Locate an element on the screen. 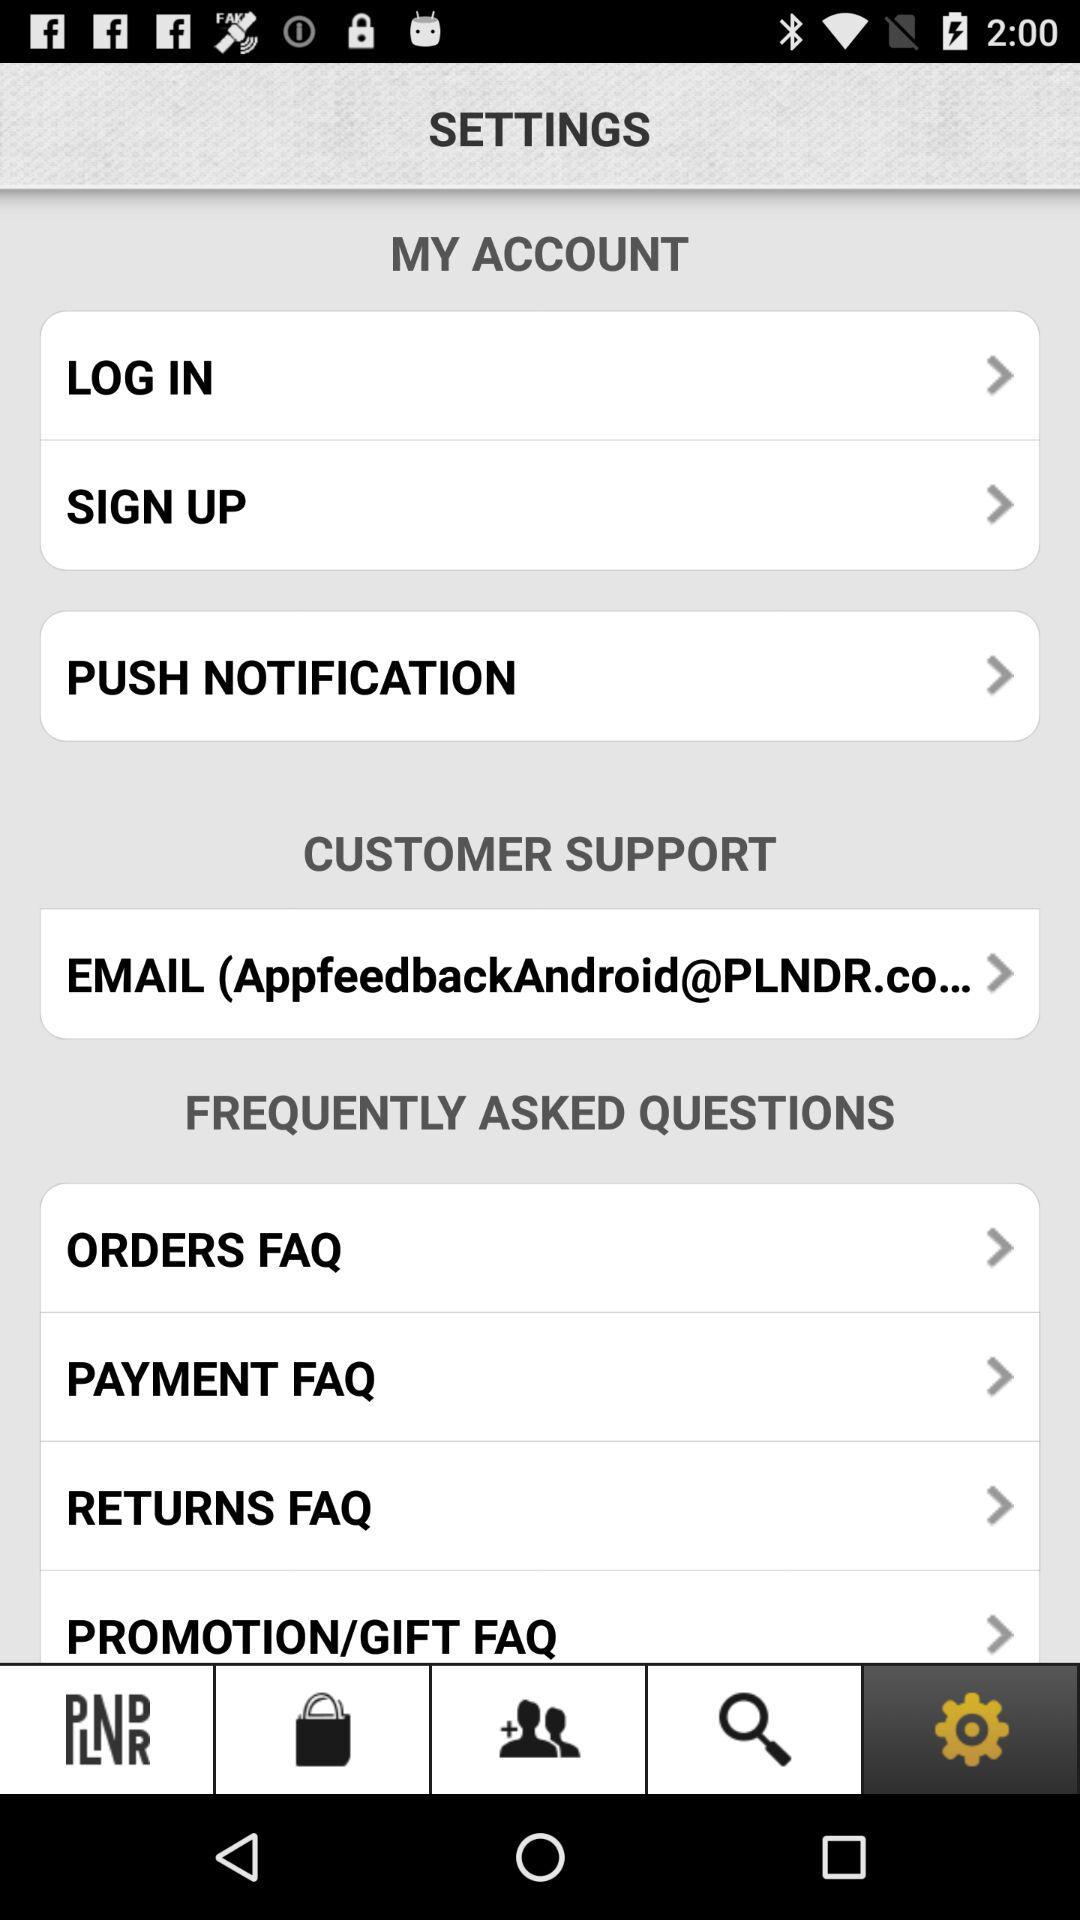 The height and width of the screenshot is (1920, 1080). the item below the customer support app is located at coordinates (540, 973).